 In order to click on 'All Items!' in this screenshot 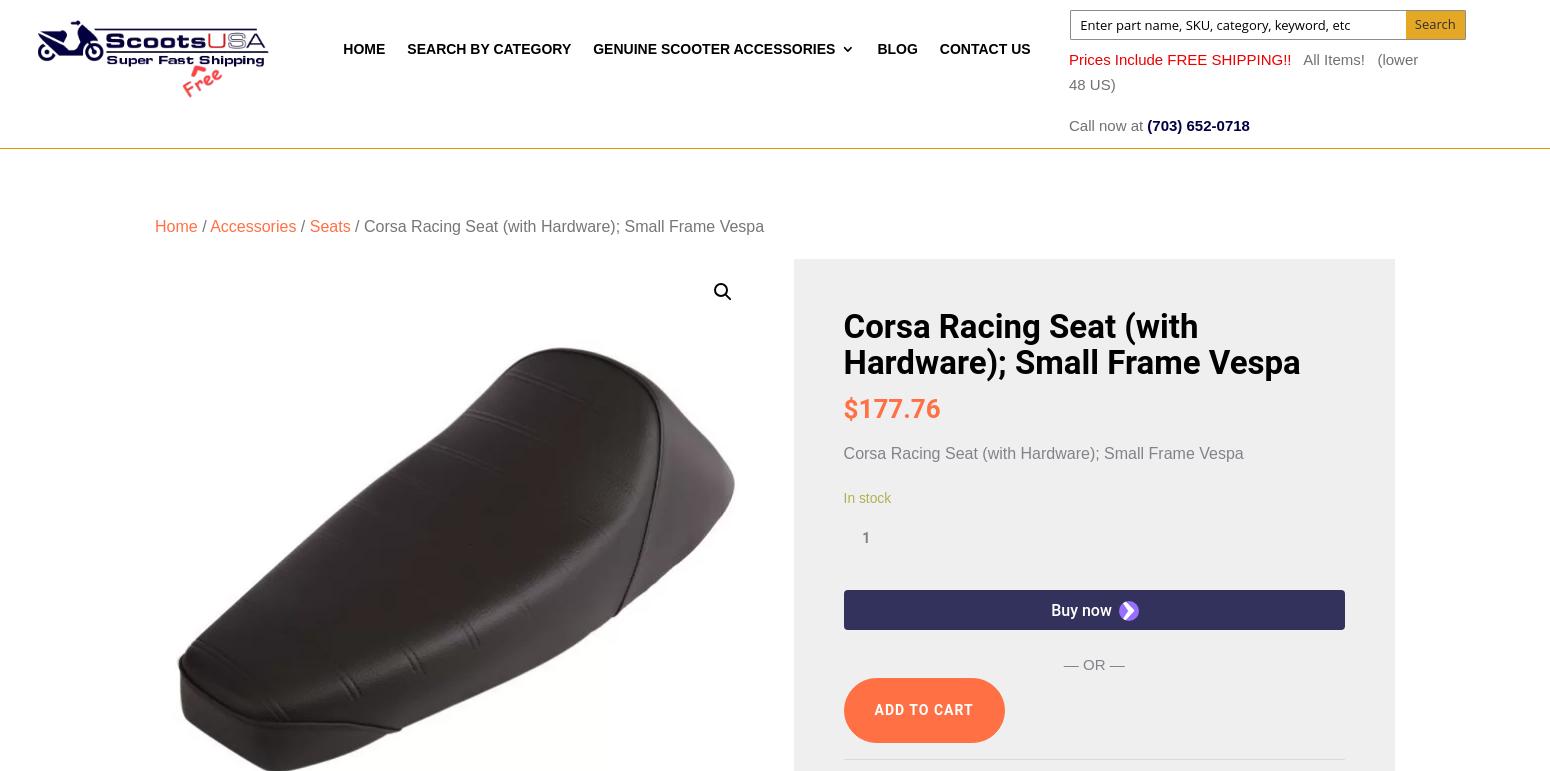, I will do `click(1337, 57)`.